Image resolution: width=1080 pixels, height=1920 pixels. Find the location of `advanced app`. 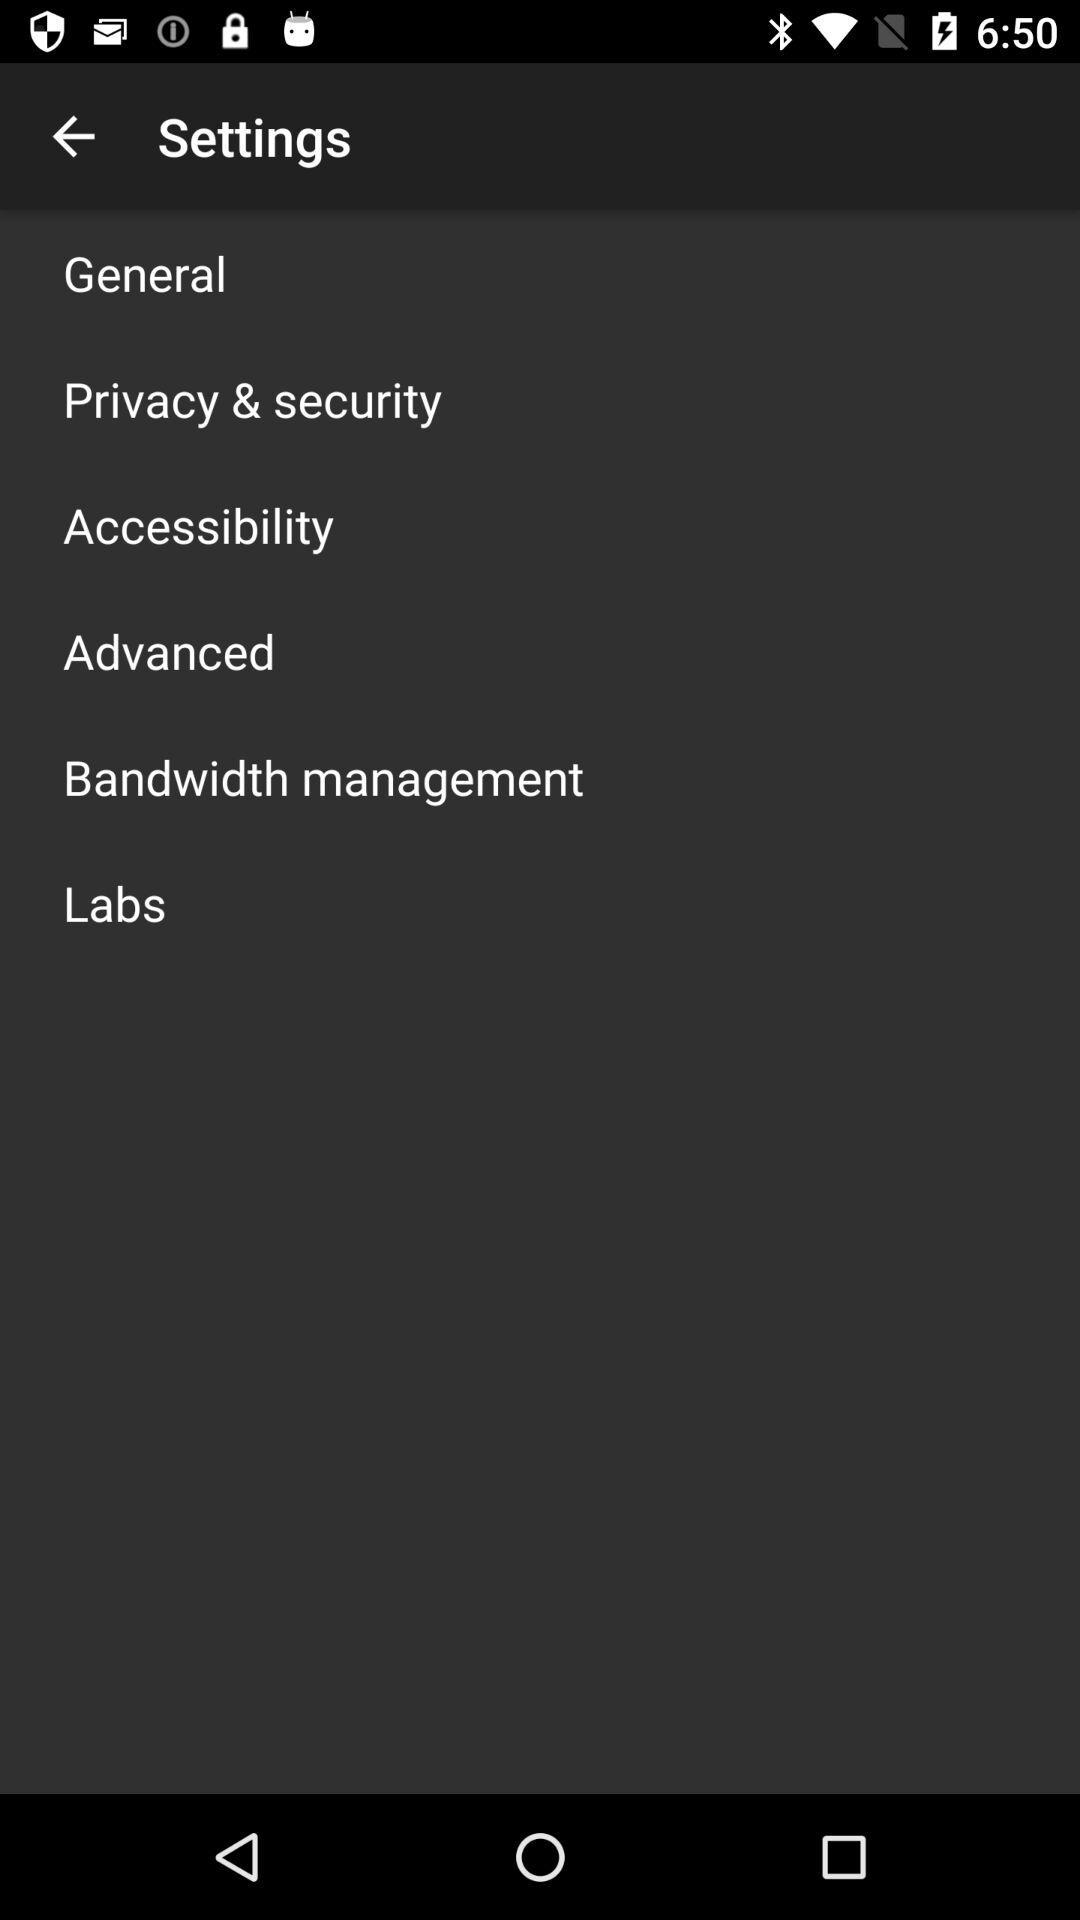

advanced app is located at coordinates (168, 651).